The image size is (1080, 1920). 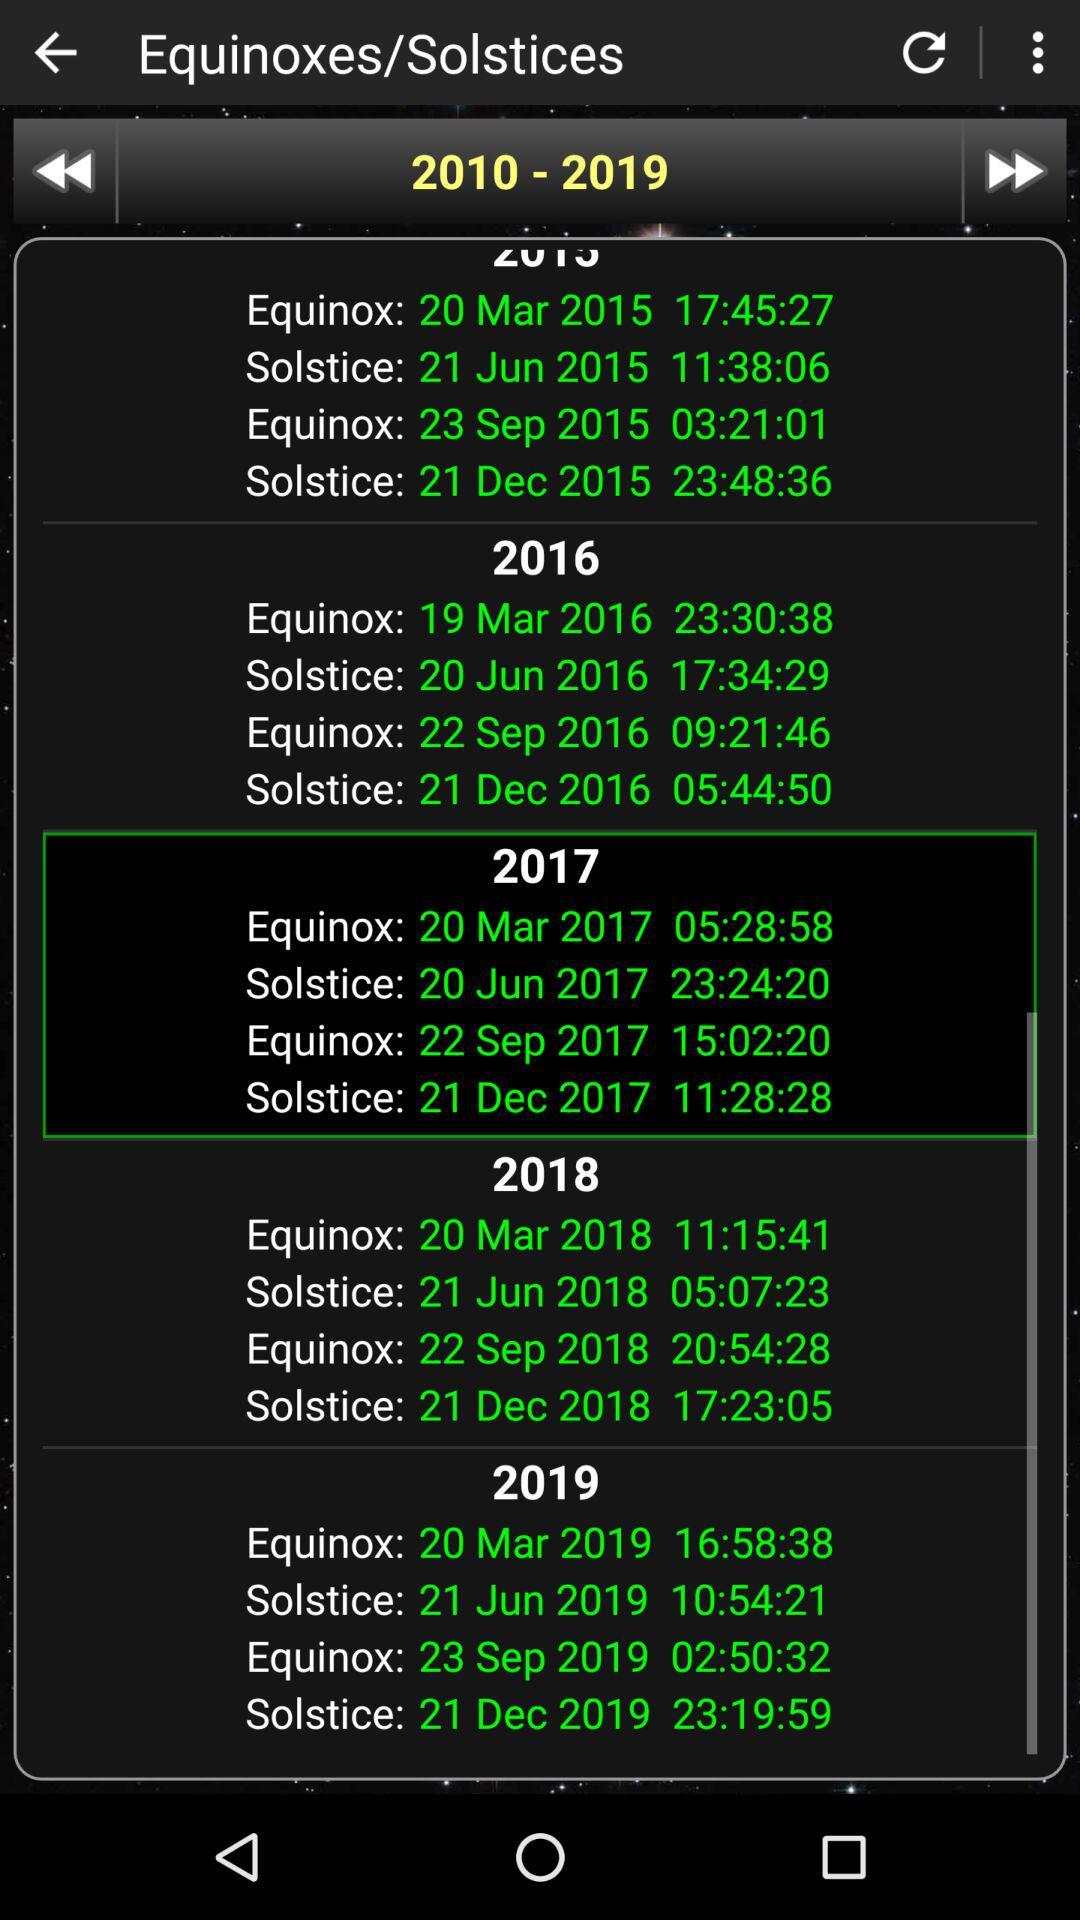 What do you see at coordinates (924, 52) in the screenshot?
I see `it 's a circle with an arrow on it that indicates a page refresh when pressed` at bounding box center [924, 52].